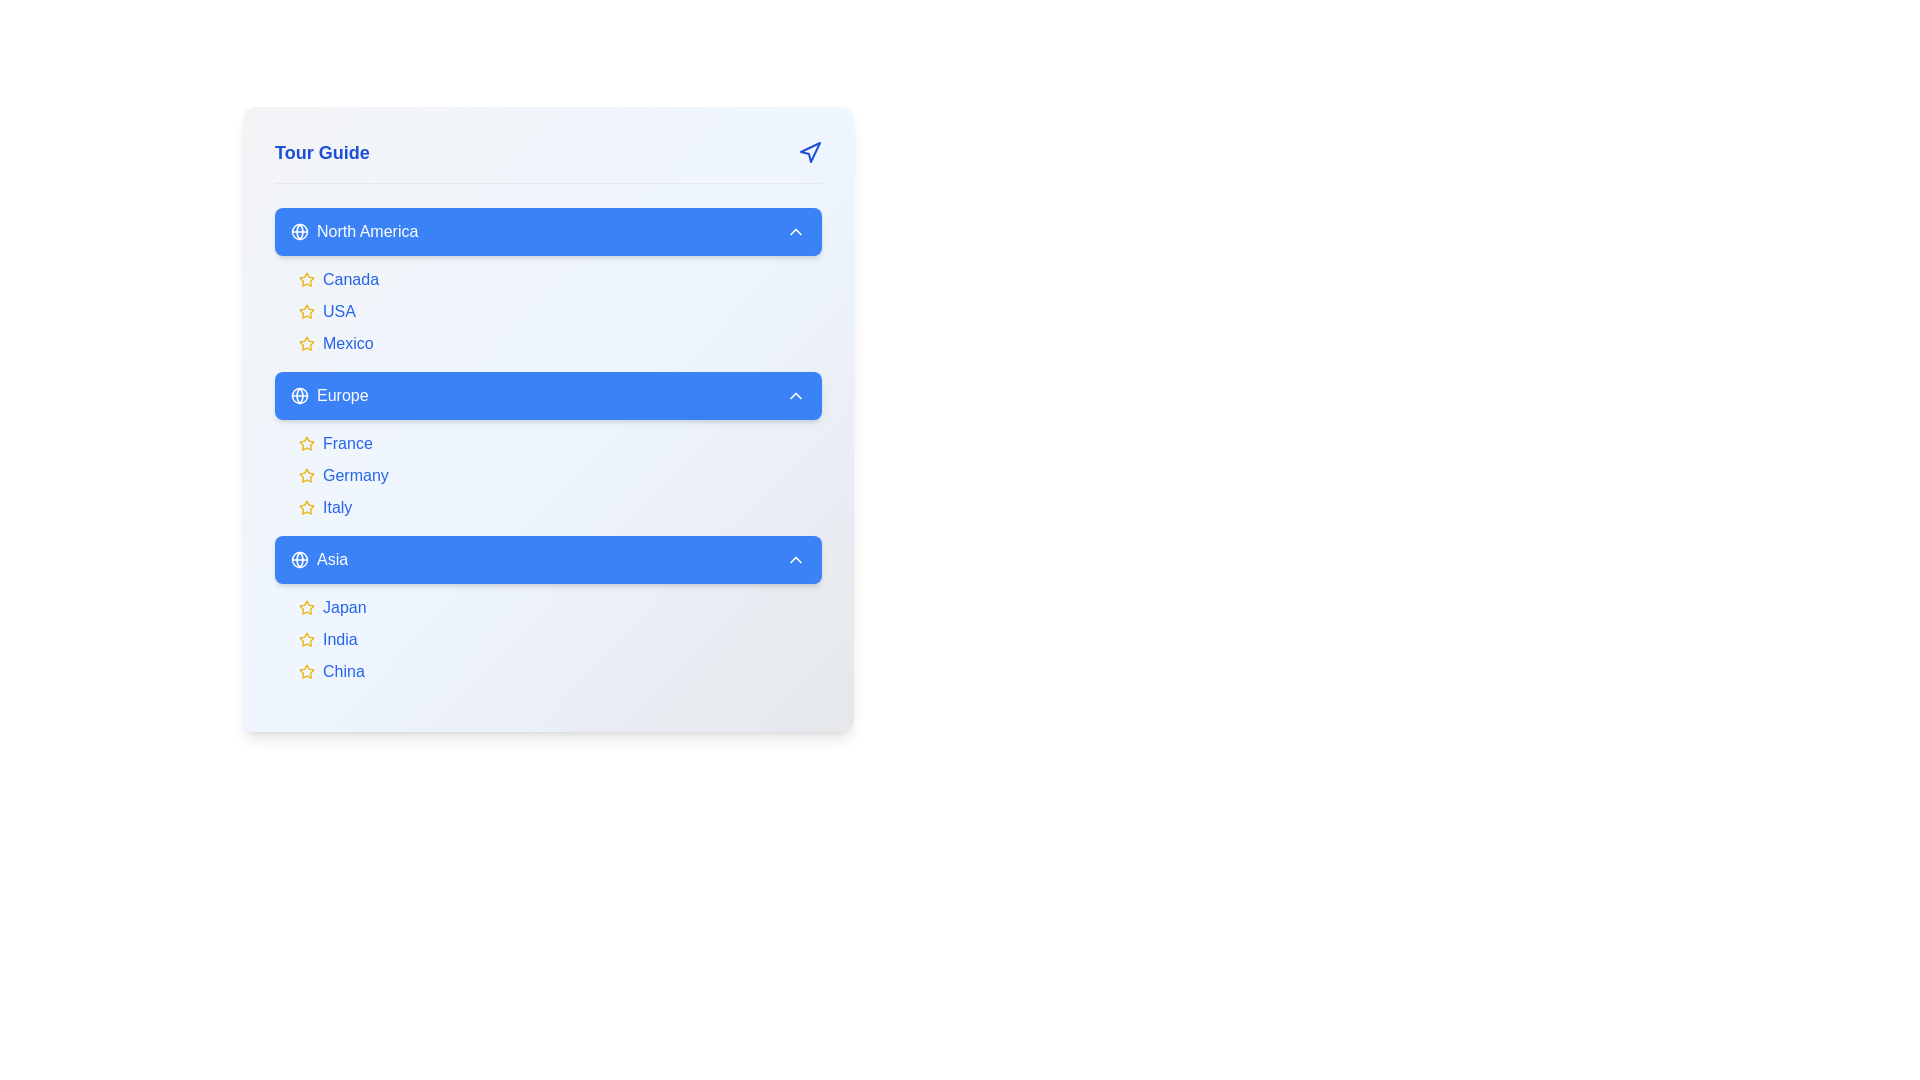 The width and height of the screenshot is (1920, 1080). I want to click on the small star icon with a yellow outline located beside the text 'Japan', so click(306, 607).